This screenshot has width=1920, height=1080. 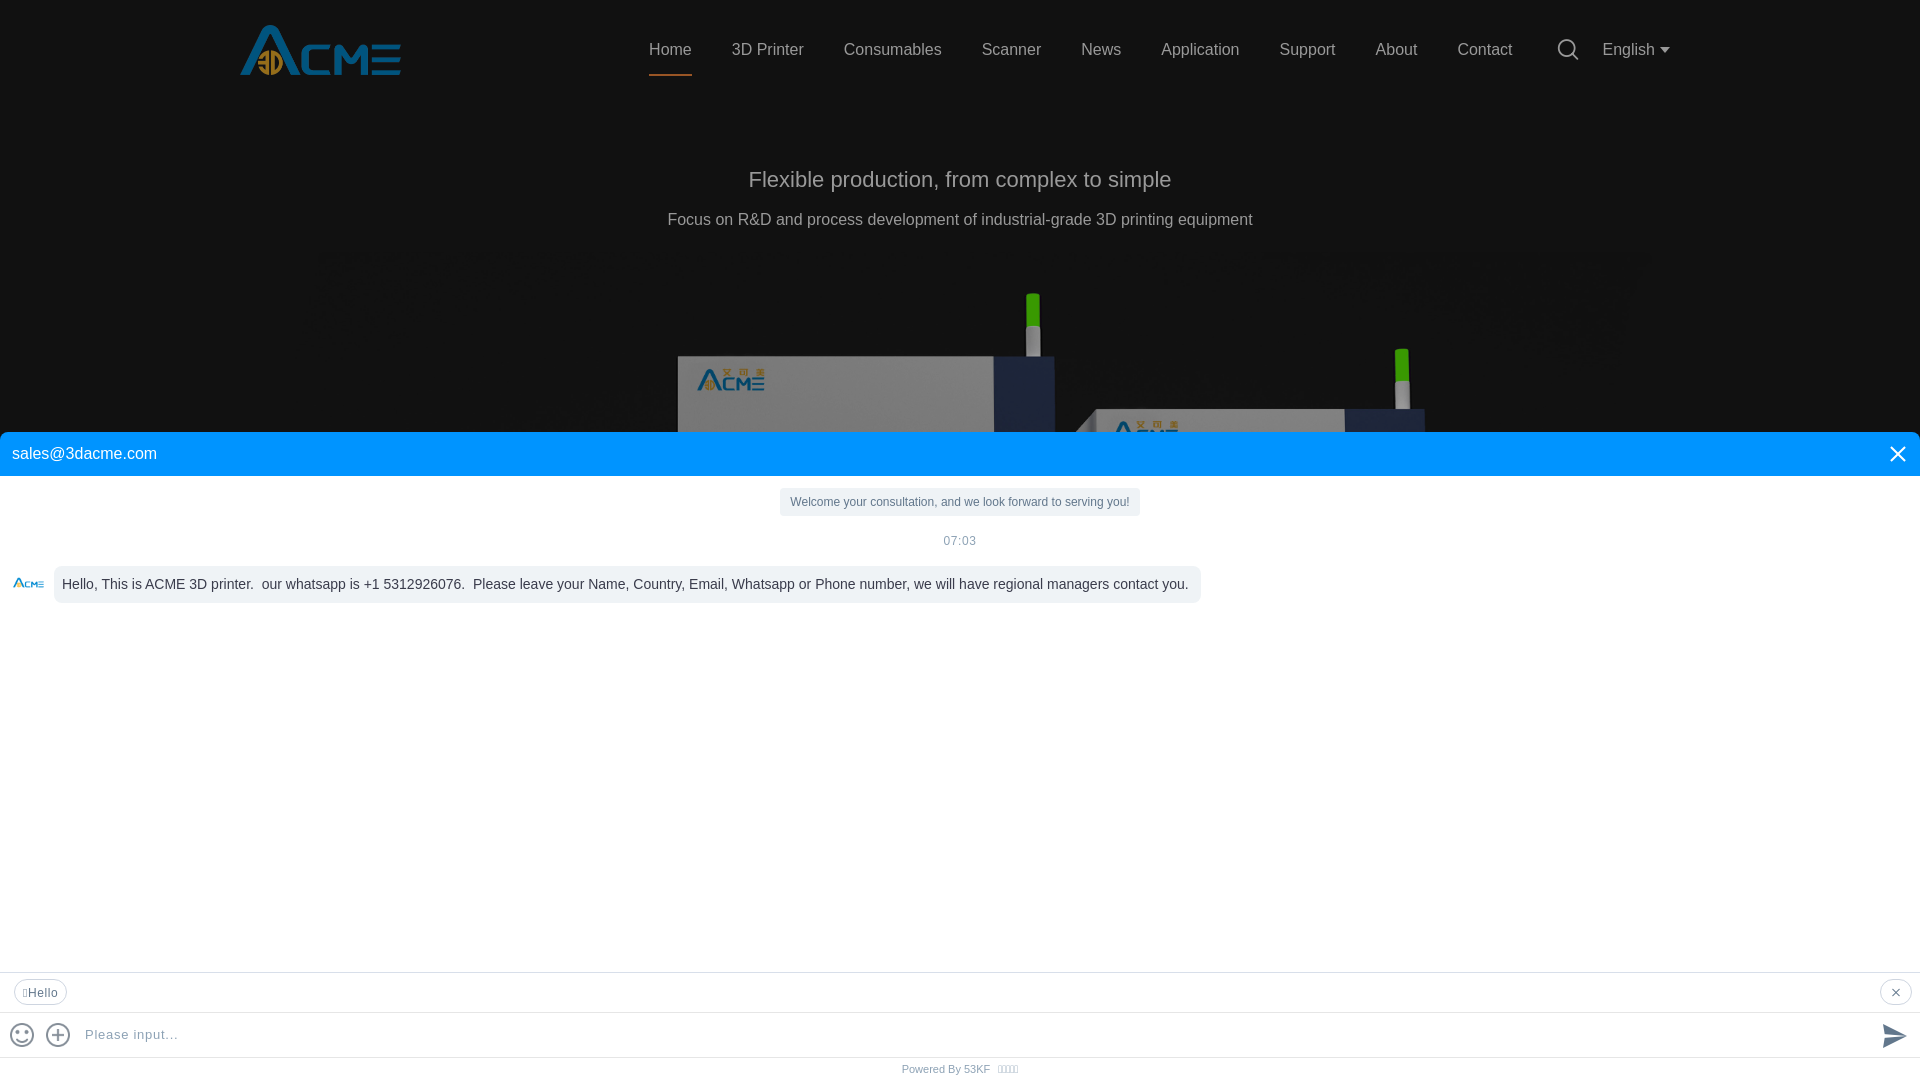 What do you see at coordinates (1756, 796) in the screenshot?
I see `'1'` at bounding box center [1756, 796].